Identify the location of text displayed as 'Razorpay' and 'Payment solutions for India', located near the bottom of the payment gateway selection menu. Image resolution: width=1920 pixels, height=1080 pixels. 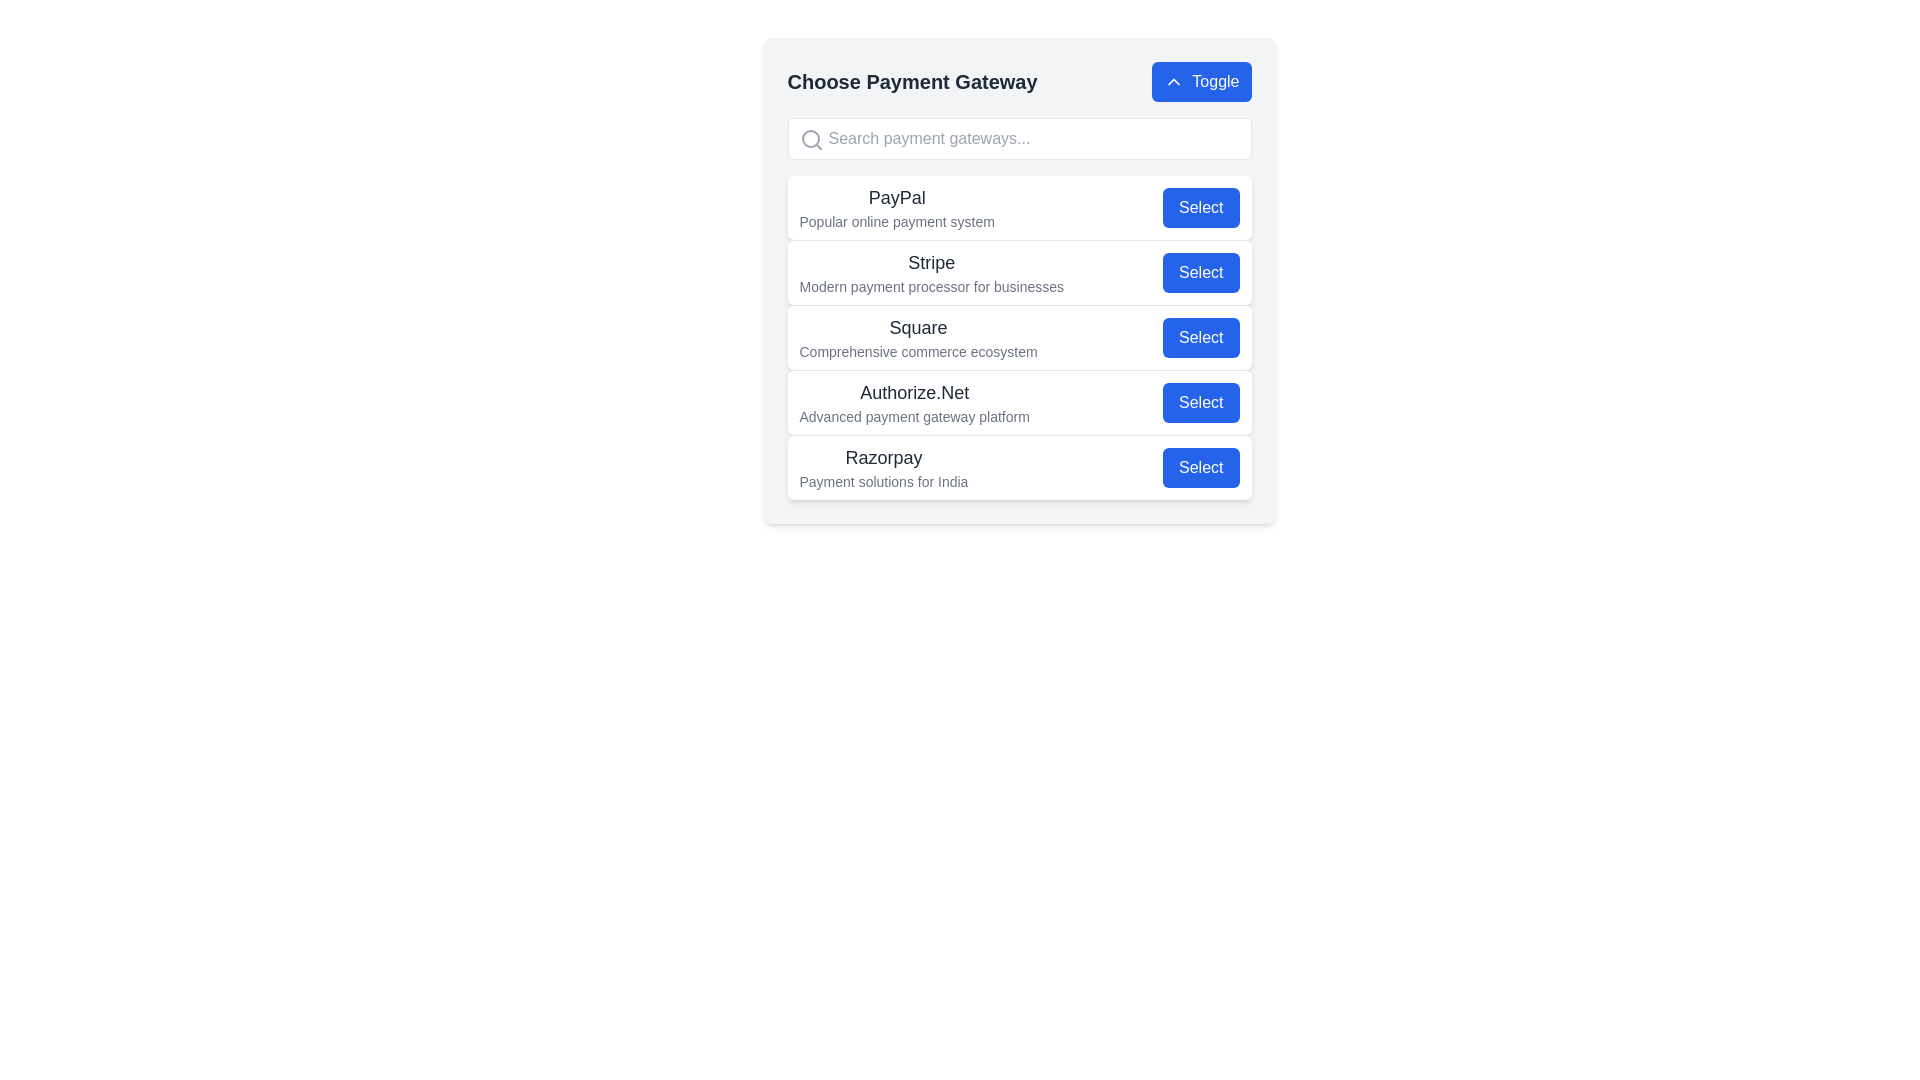
(882, 467).